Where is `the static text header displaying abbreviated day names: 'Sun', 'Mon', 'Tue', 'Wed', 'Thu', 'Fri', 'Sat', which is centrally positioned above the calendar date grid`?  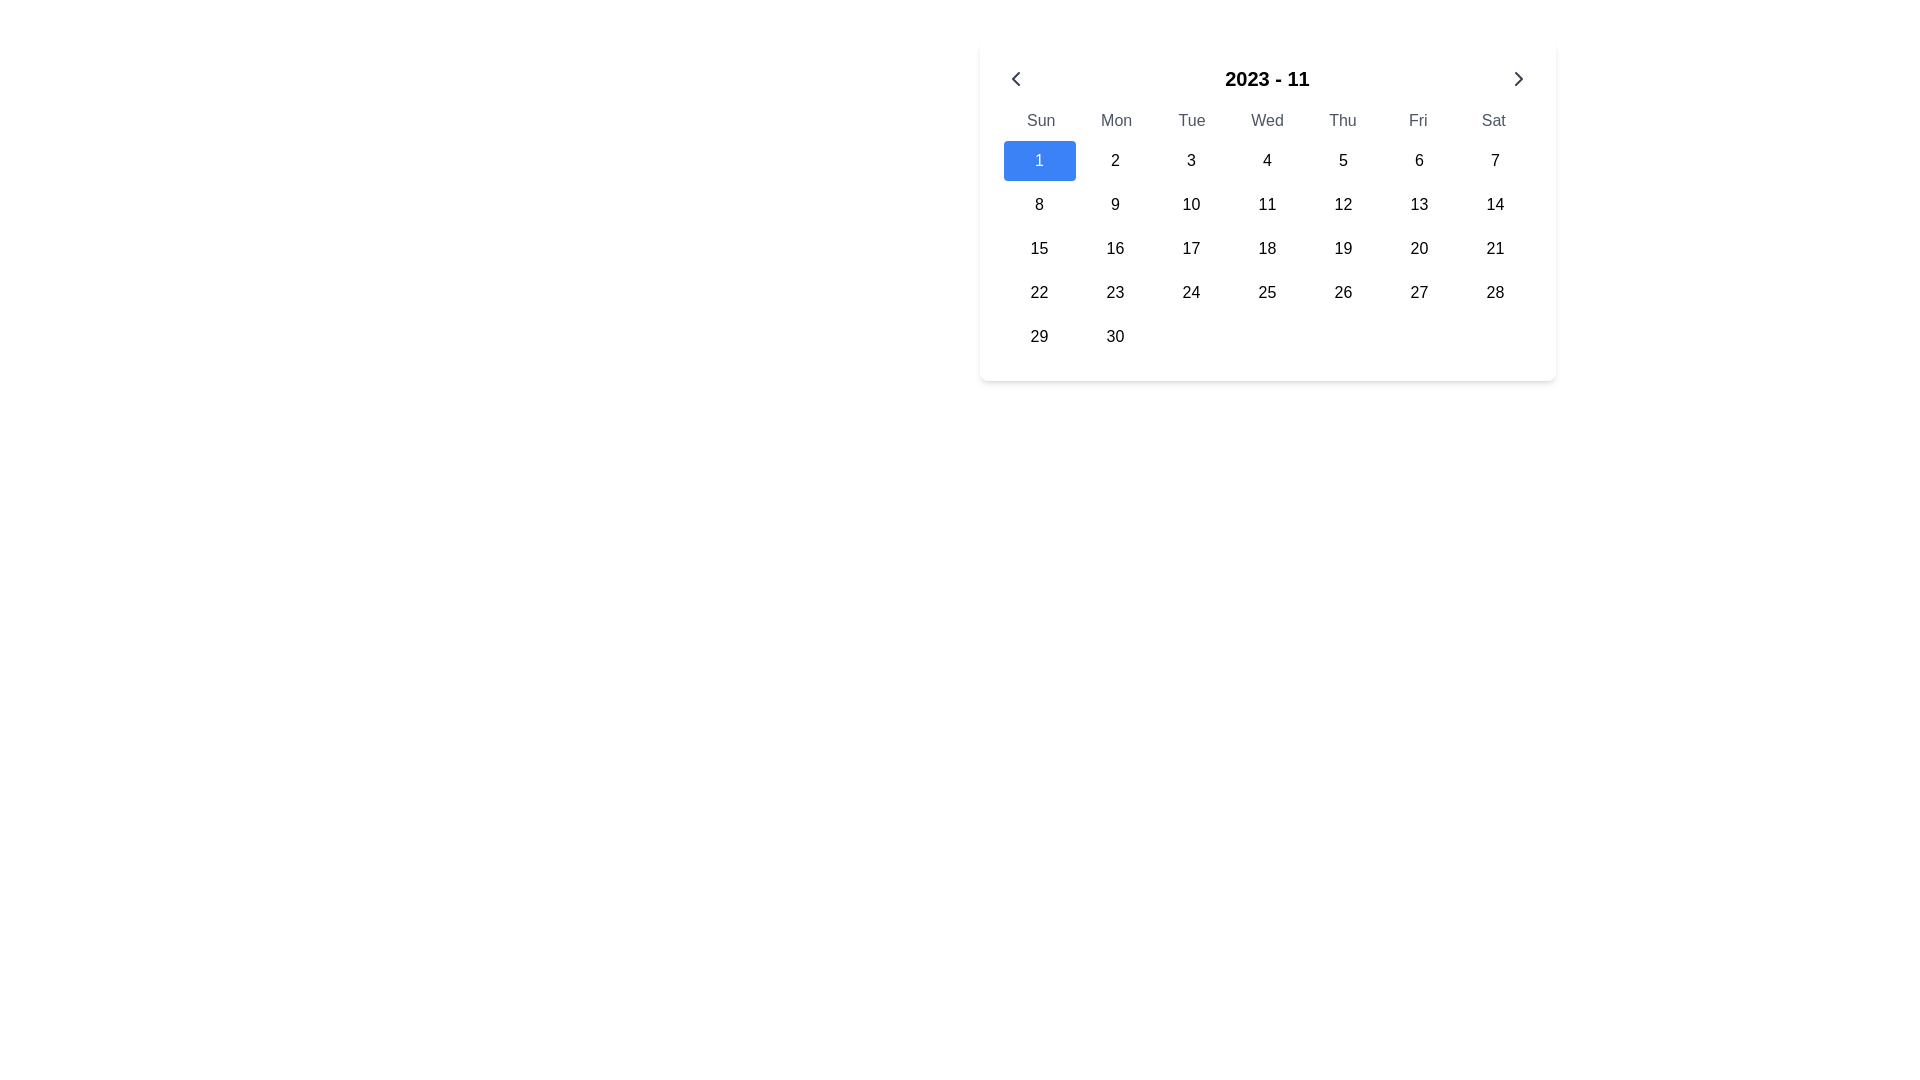 the static text header displaying abbreviated day names: 'Sun', 'Mon', 'Tue', 'Wed', 'Thu', 'Fri', 'Sat', which is centrally positioned above the calendar date grid is located at coordinates (1266, 120).